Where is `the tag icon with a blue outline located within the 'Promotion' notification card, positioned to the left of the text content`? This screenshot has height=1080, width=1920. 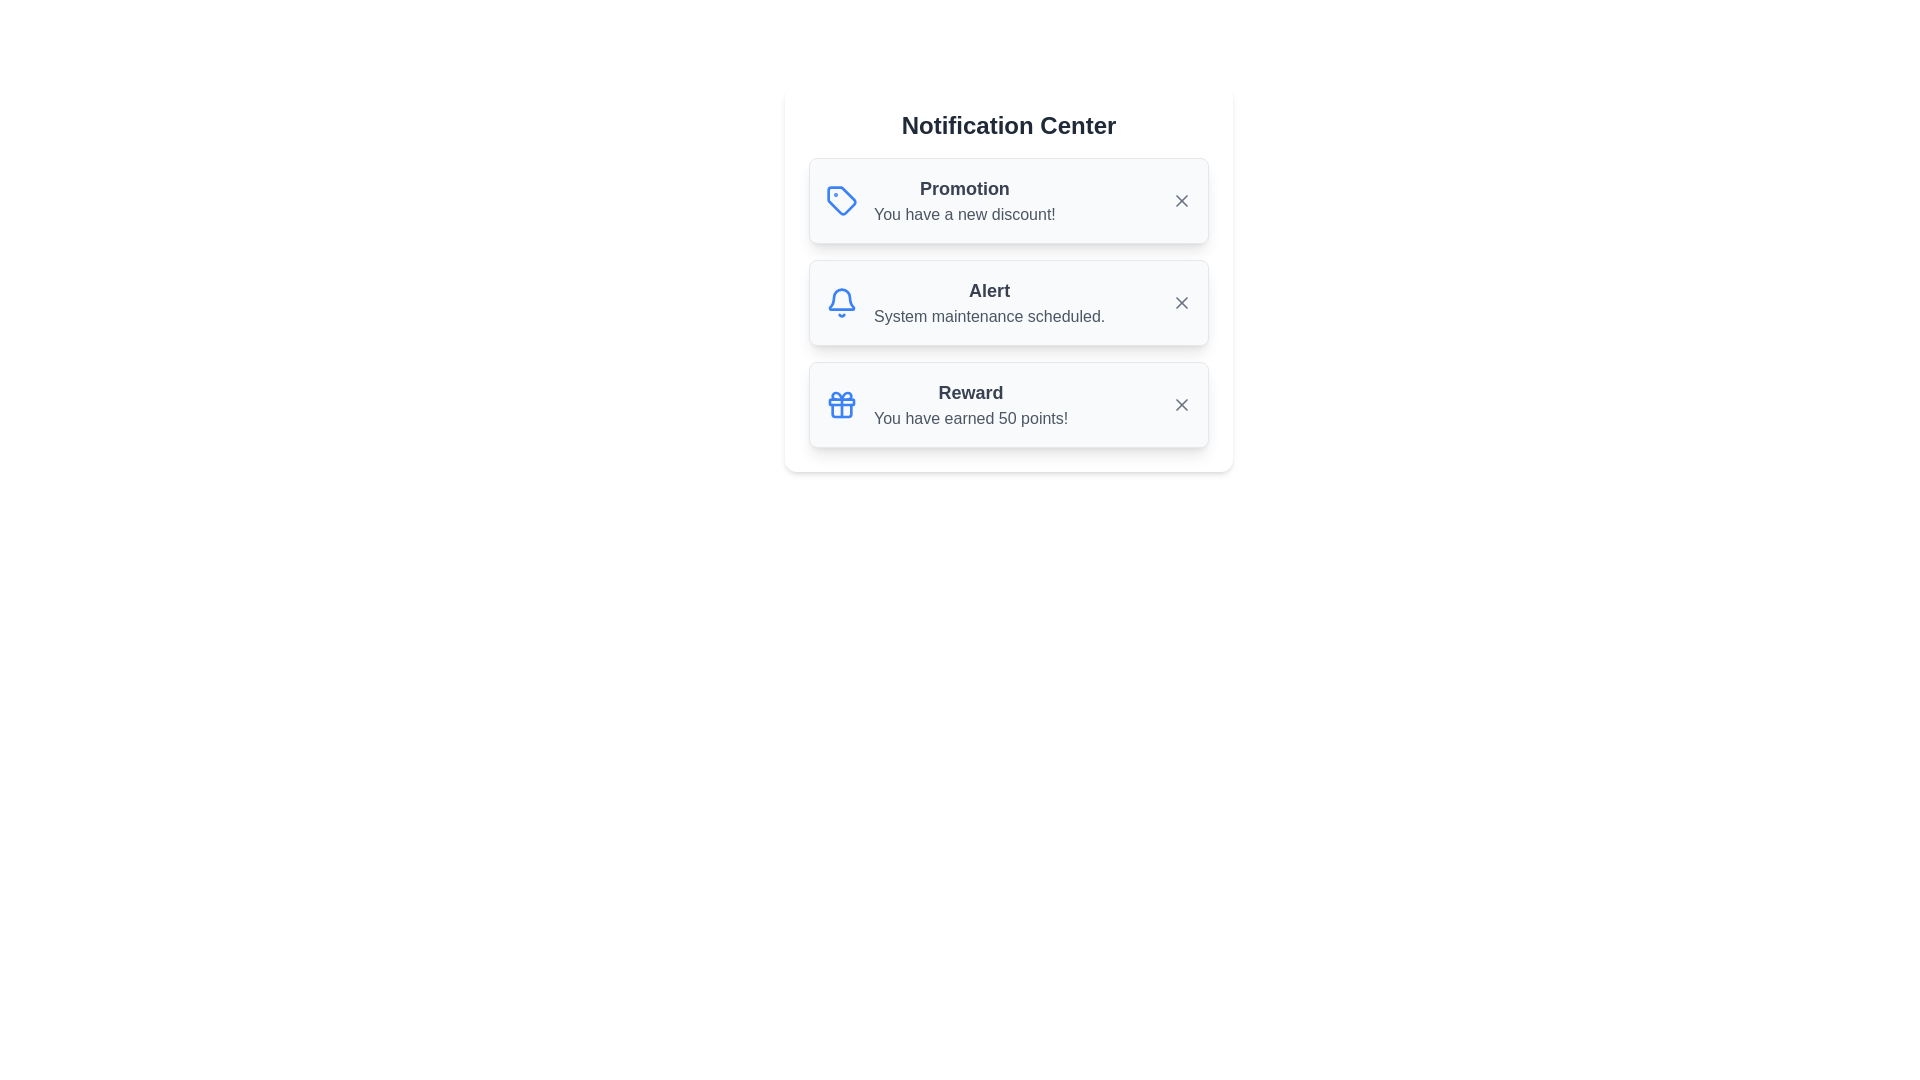
the tag icon with a blue outline located within the 'Promotion' notification card, positioned to the left of the text content is located at coordinates (841, 200).